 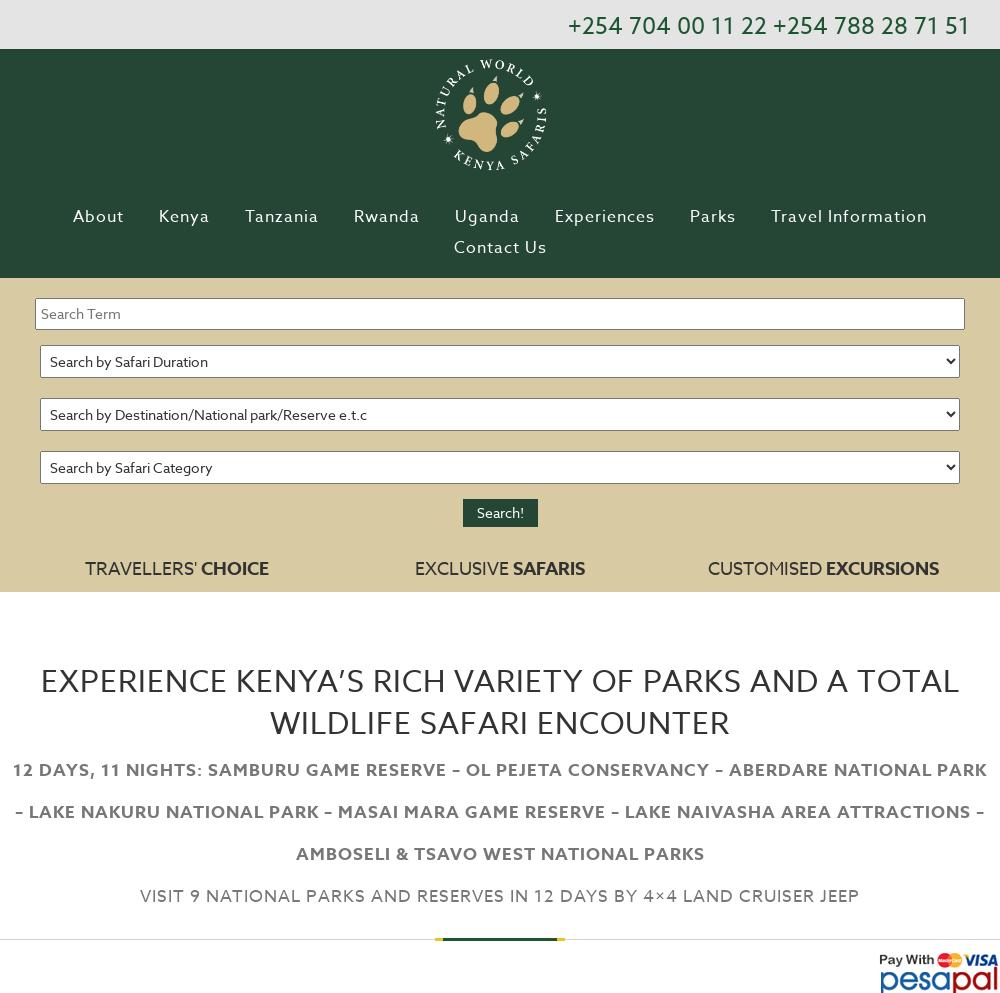 What do you see at coordinates (500, 896) in the screenshot?
I see `'Visit 9 National Parks and Reserves in 12 Days by 4×4 land cruiser jeep'` at bounding box center [500, 896].